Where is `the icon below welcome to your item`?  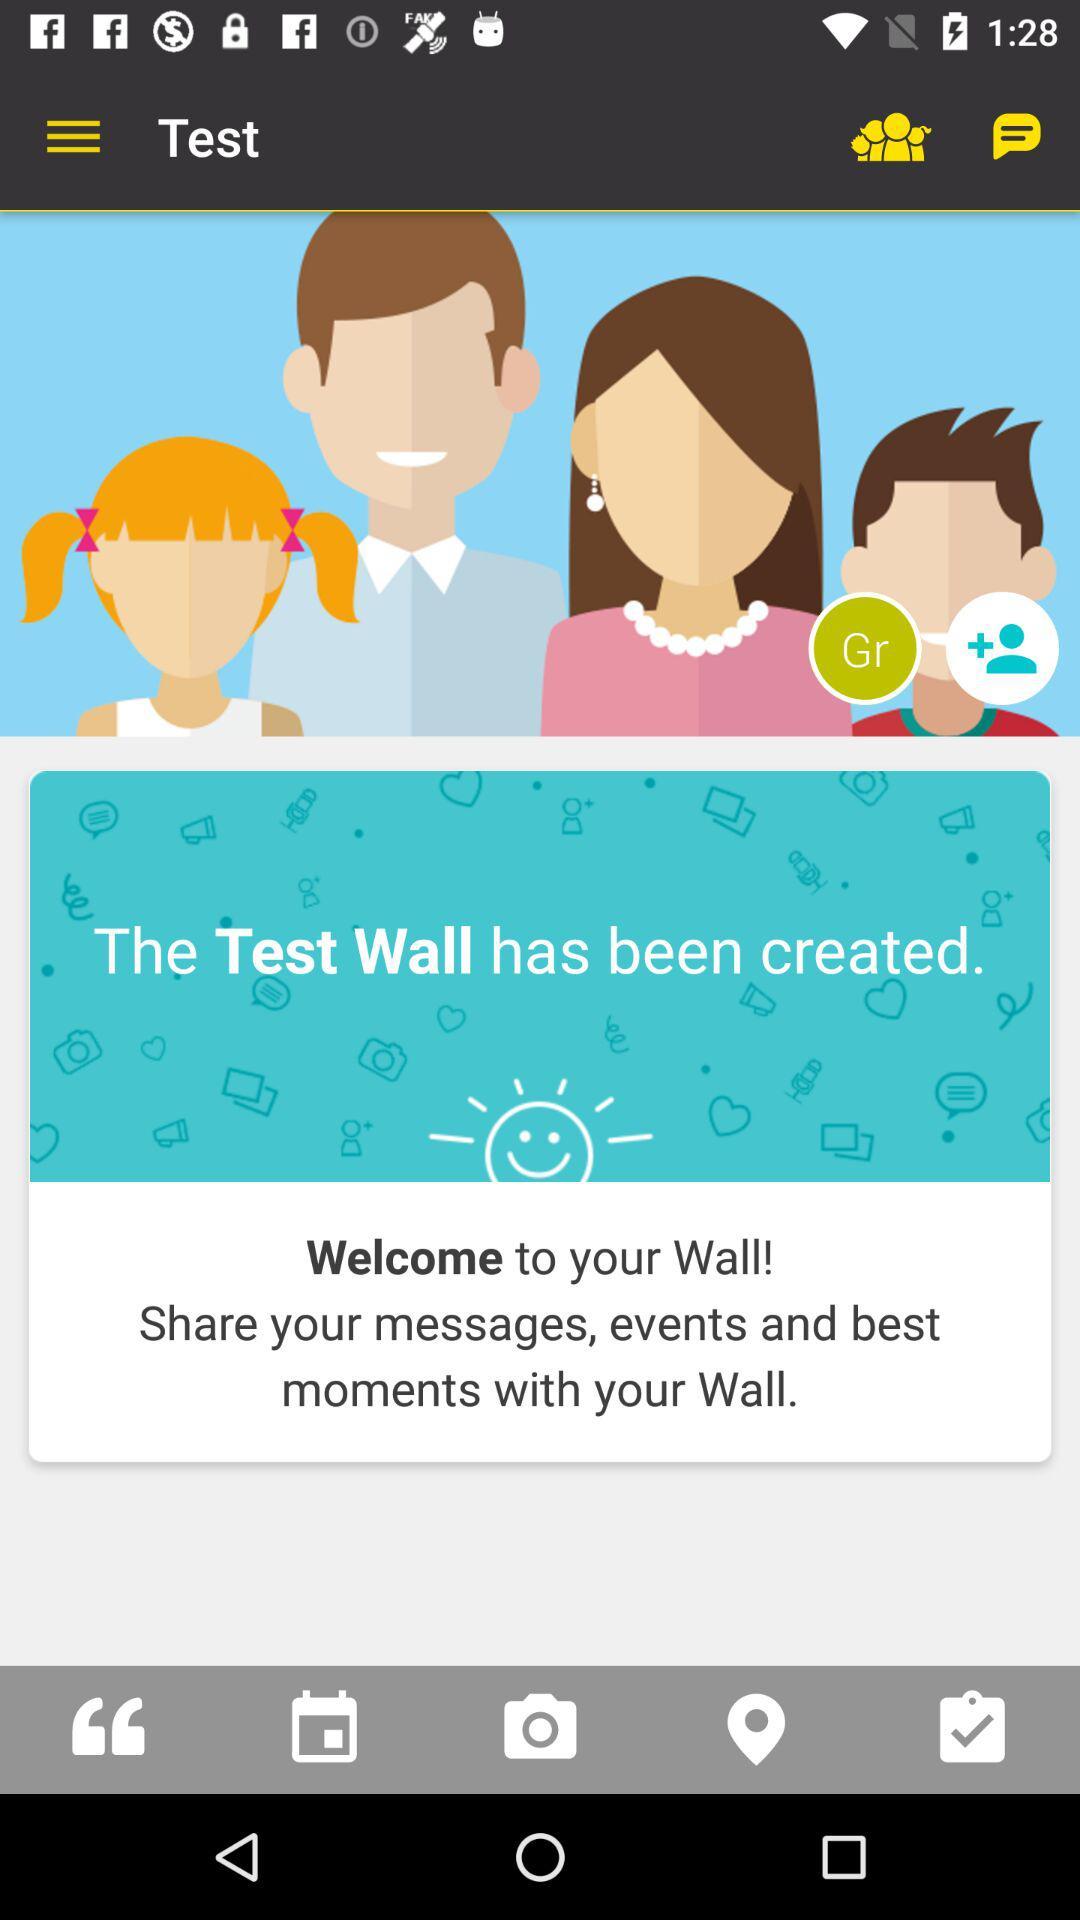 the icon below welcome to your item is located at coordinates (540, 1510).